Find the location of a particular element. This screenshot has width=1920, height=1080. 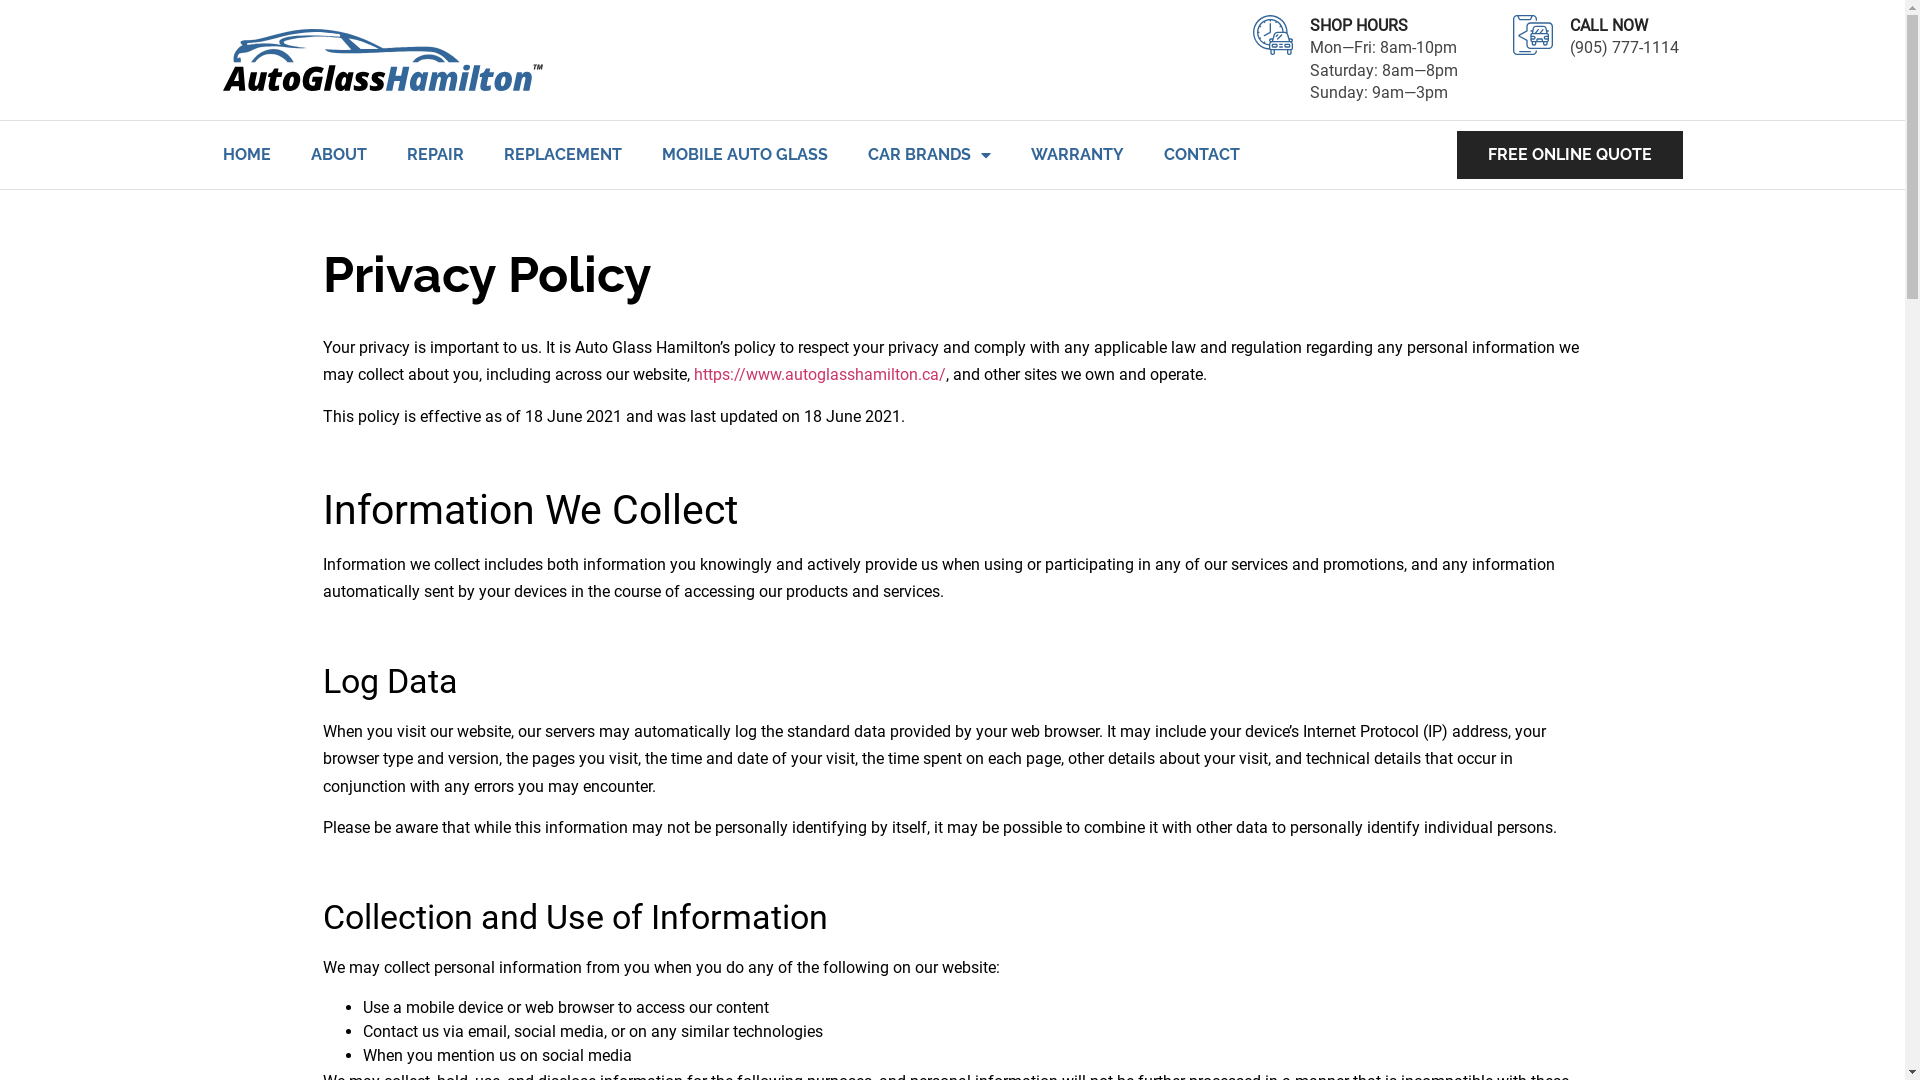

'REPAIR' is located at coordinates (433, 153).